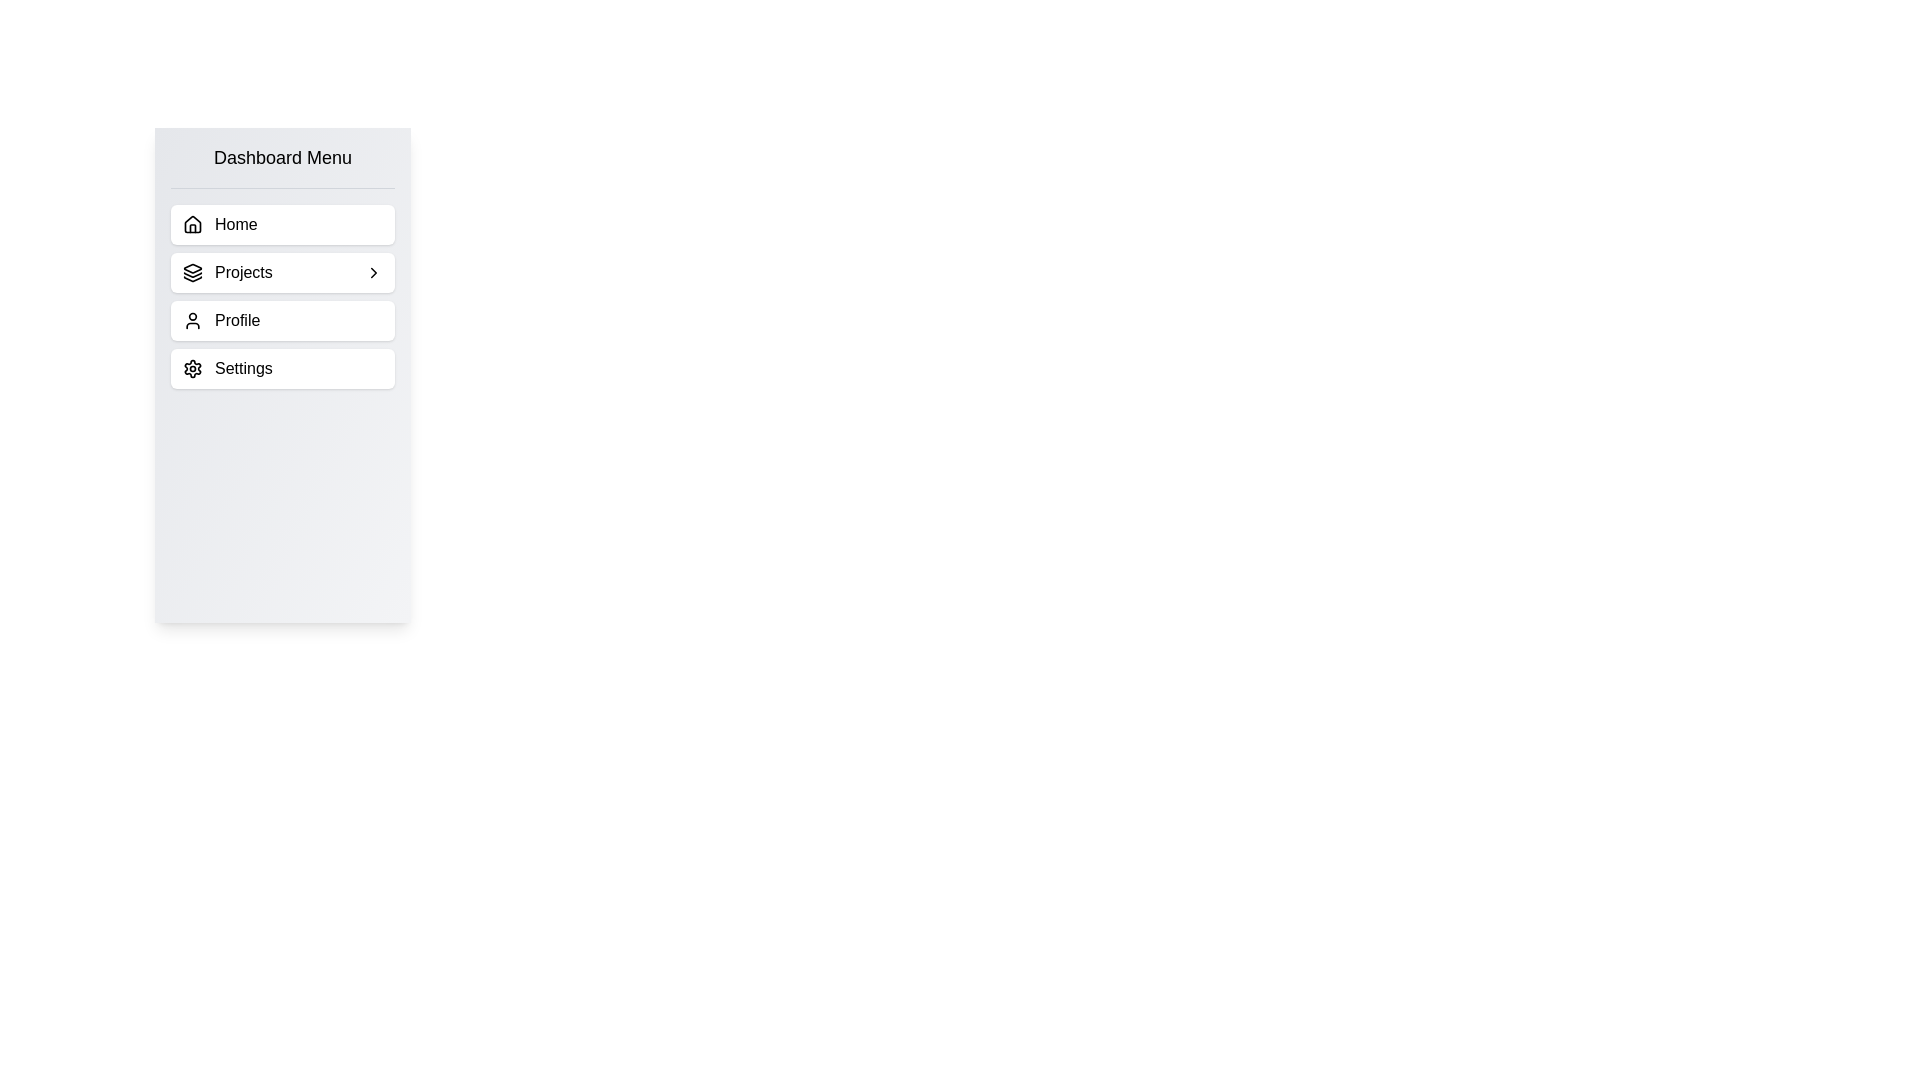 The height and width of the screenshot is (1080, 1920). What do you see at coordinates (282, 319) in the screenshot?
I see `the 'Profile' list item in the Dashboard Menu, which is the third option in the vertical list, located beneath 'Projects' and above 'Settings'` at bounding box center [282, 319].